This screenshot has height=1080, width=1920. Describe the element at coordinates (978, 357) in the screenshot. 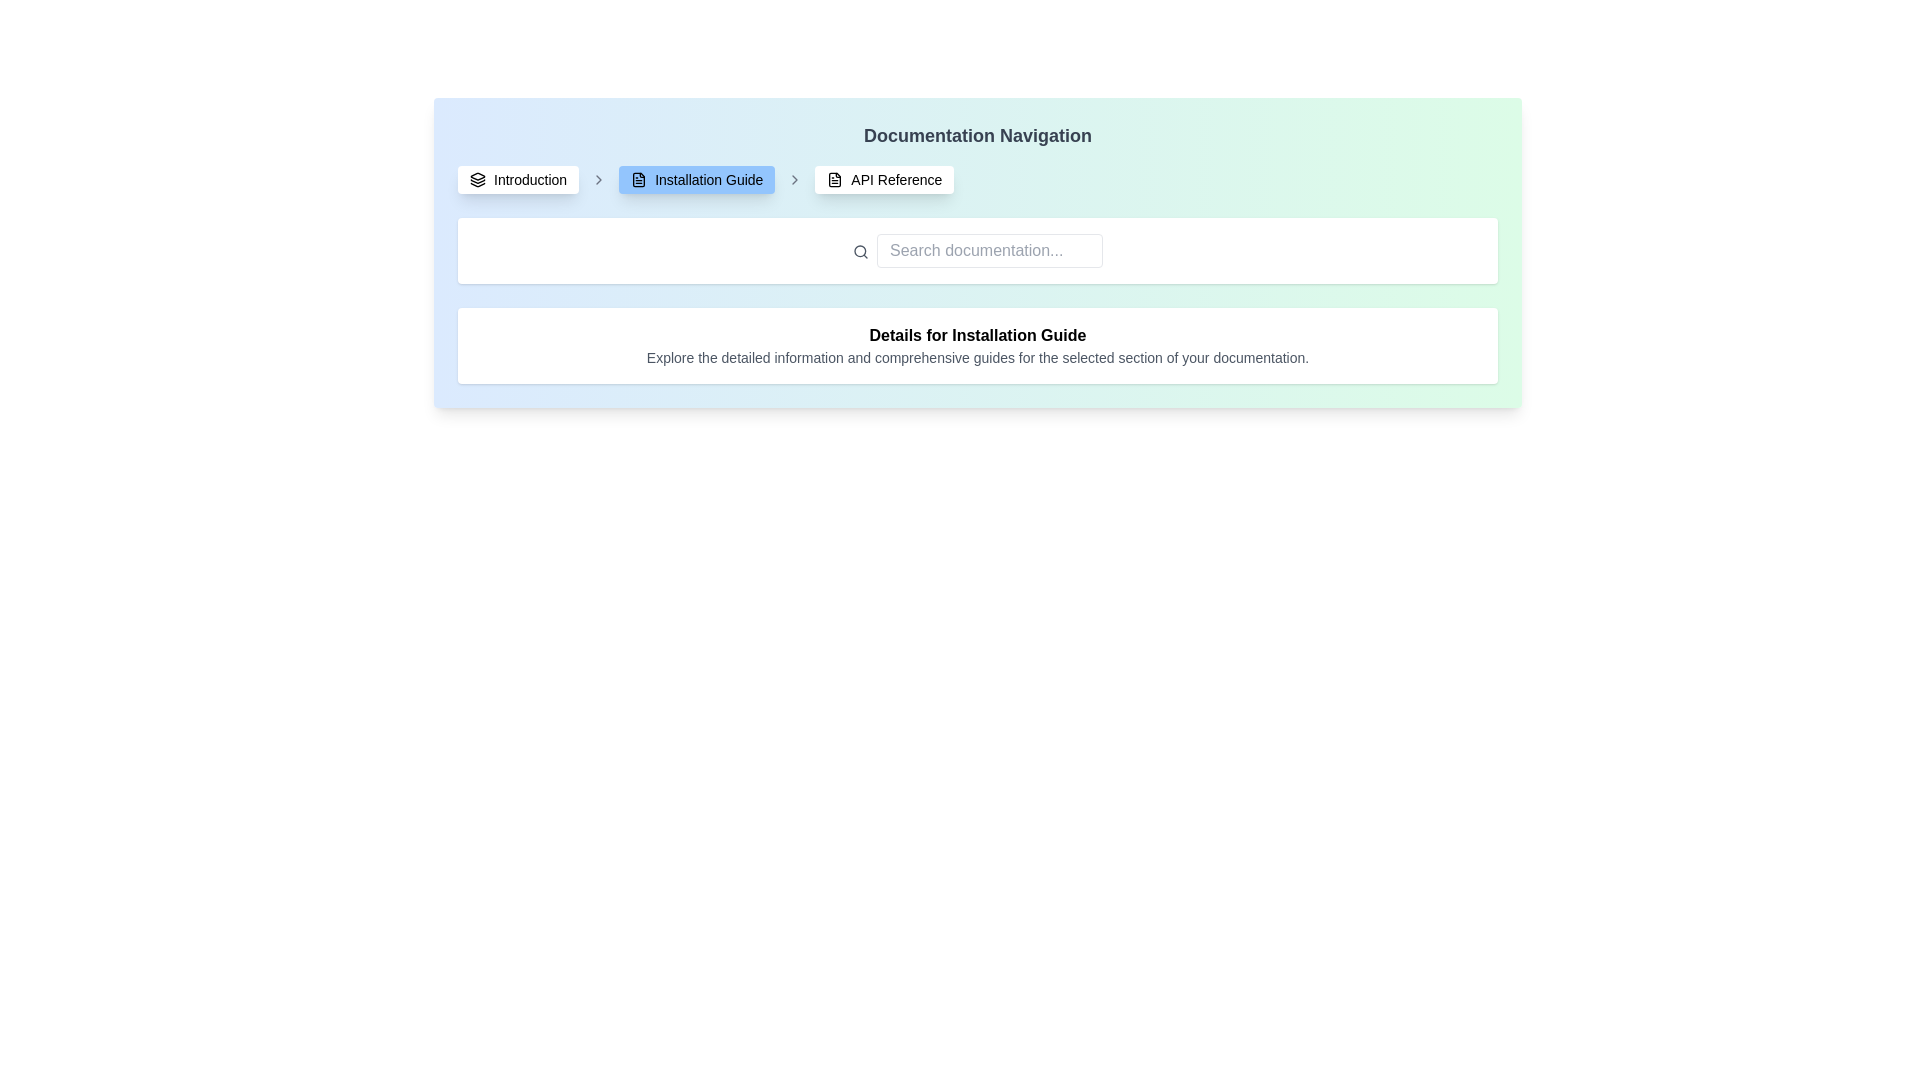

I see `the supplementary explanatory text located below the bolded title 'Details for Installation Guide' within a white card with rounded corners` at that location.